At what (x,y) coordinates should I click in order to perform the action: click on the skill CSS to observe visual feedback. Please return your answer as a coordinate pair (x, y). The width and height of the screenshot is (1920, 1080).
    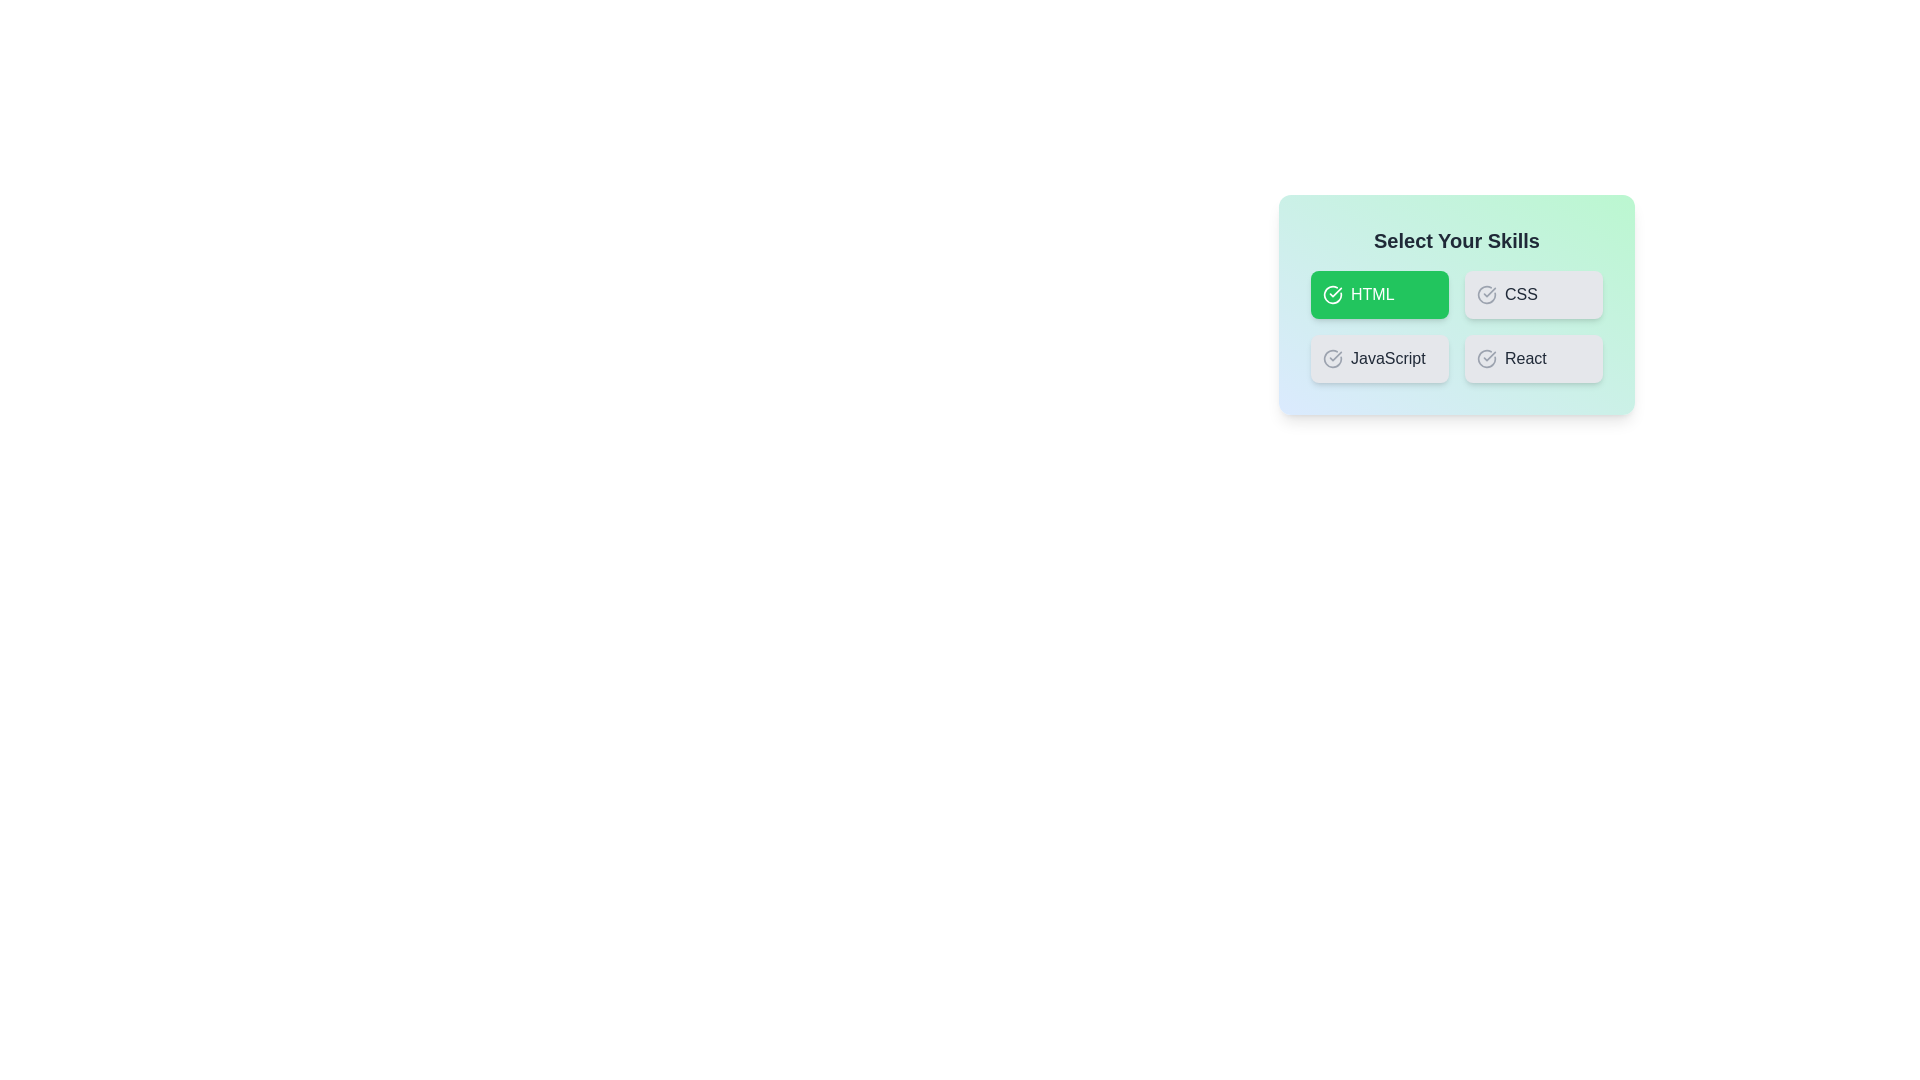
    Looking at the image, I should click on (1533, 294).